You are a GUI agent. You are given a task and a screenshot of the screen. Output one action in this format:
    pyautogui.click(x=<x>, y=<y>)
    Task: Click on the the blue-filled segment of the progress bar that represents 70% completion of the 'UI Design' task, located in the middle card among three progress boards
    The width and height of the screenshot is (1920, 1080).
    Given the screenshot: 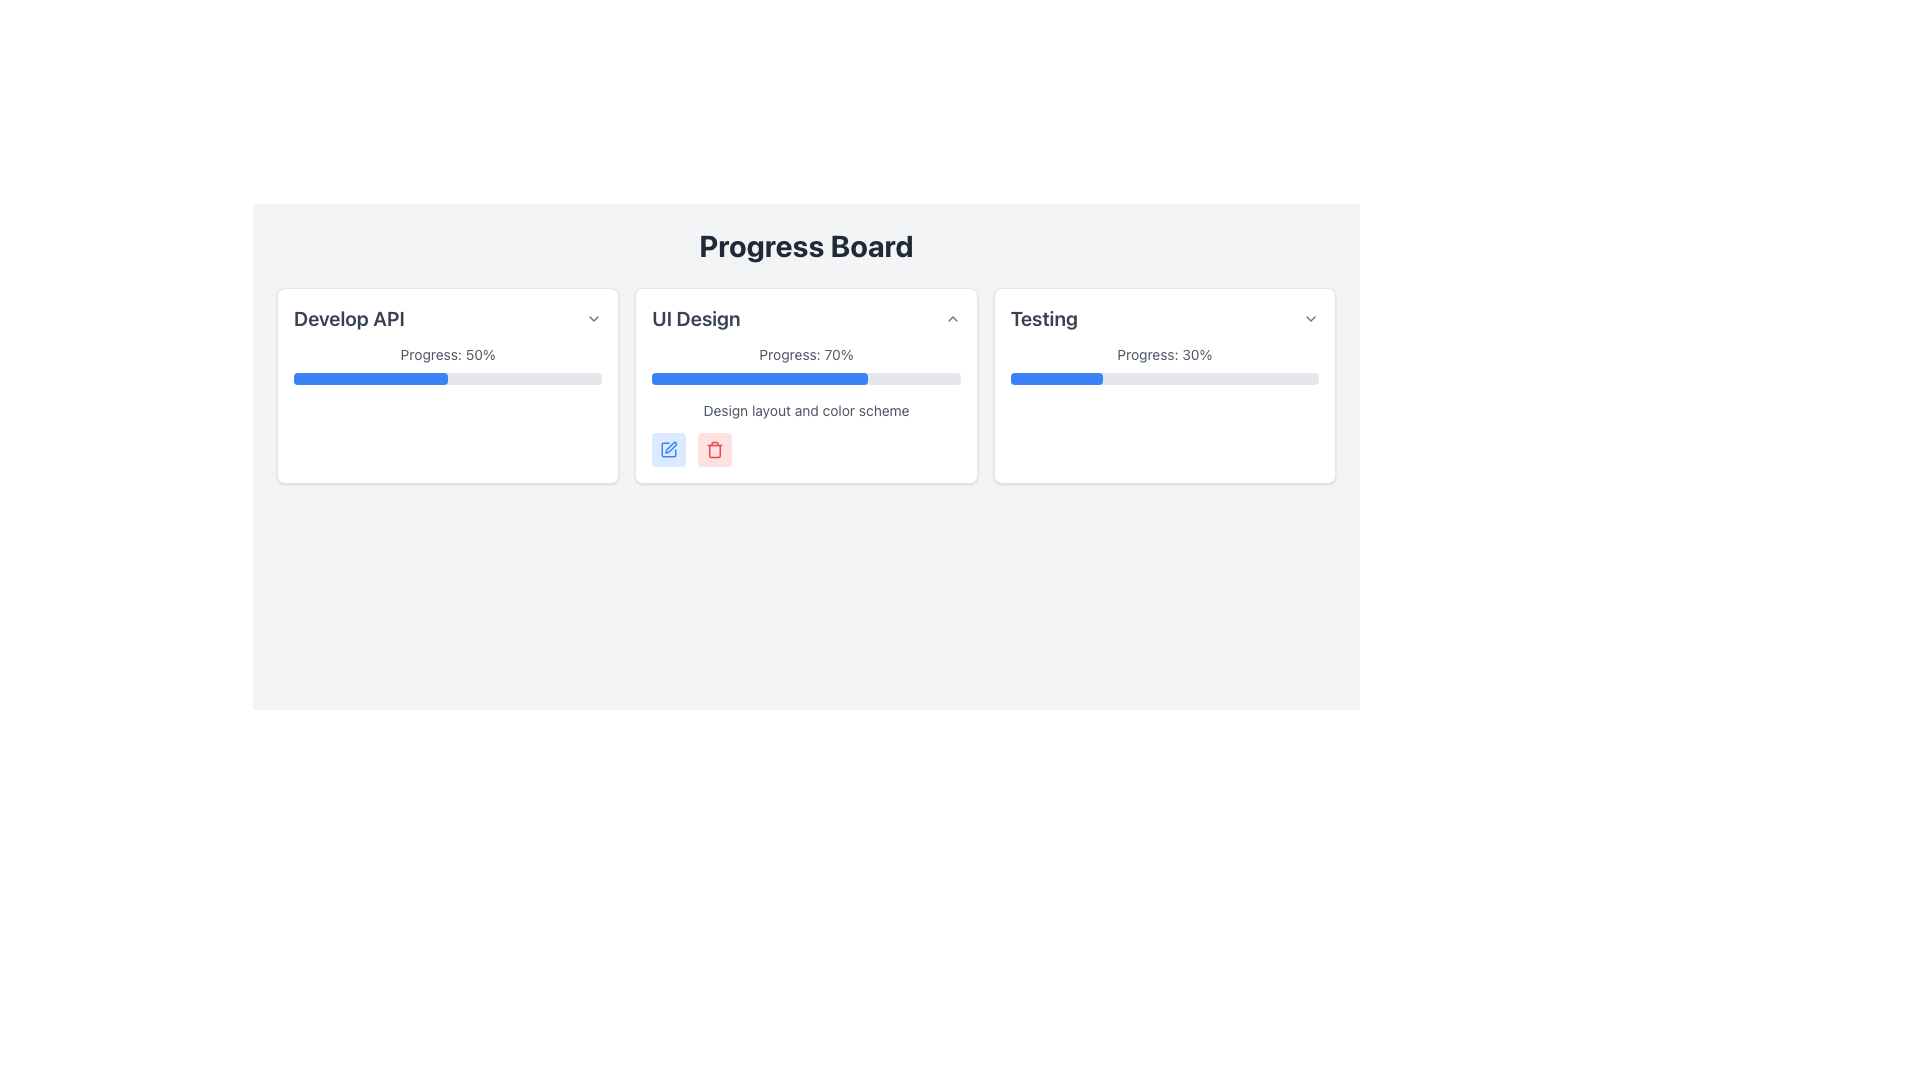 What is the action you would take?
    pyautogui.click(x=759, y=378)
    